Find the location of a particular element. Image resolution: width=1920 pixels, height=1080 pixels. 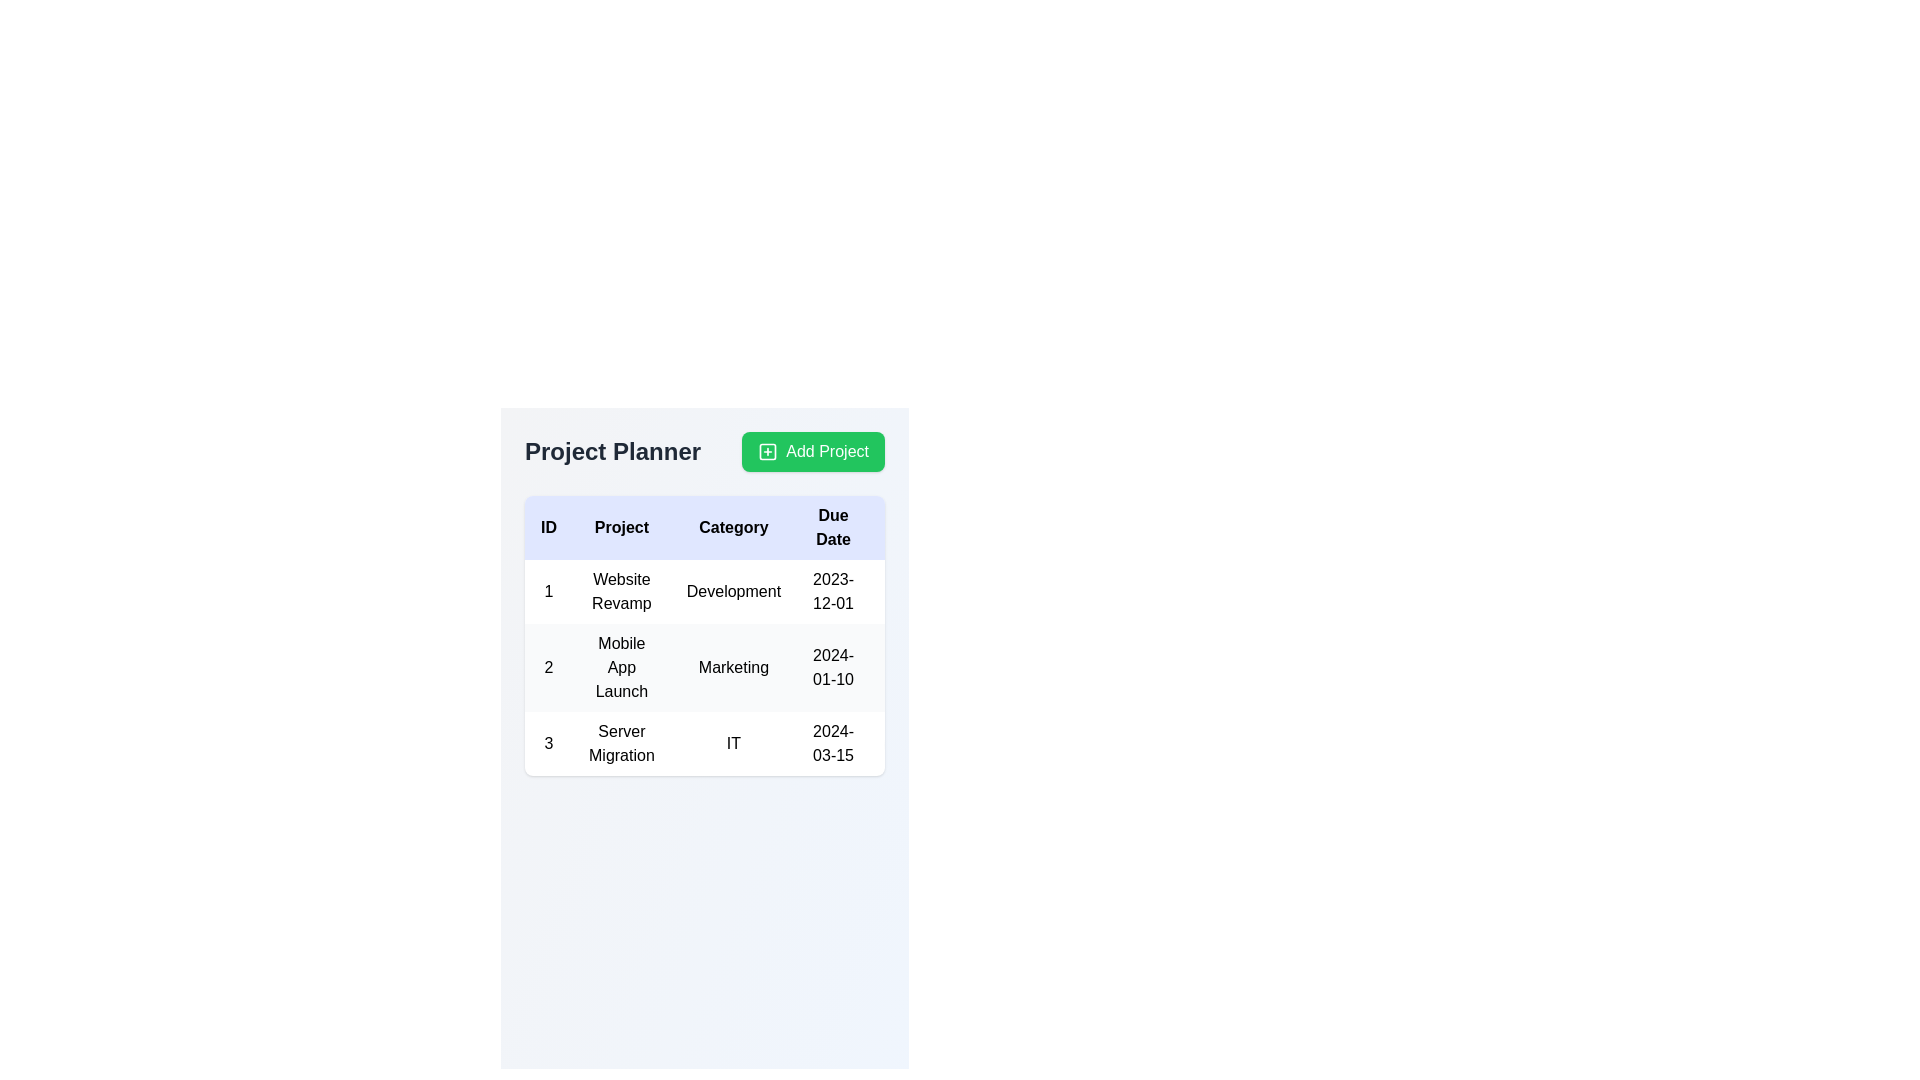

the text label displaying the due date in the fourth column of the second row of the table under the header 'Due Date' is located at coordinates (833, 667).